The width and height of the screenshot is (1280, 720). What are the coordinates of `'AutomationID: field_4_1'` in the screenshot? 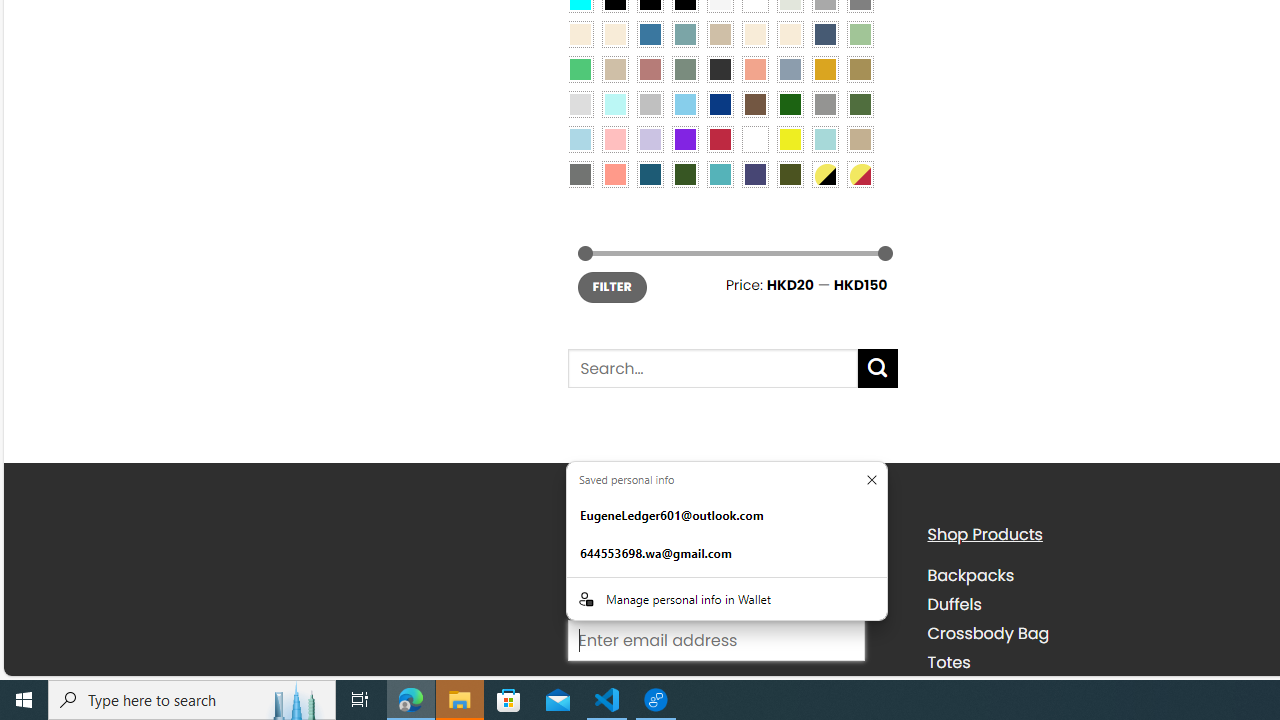 It's located at (716, 642).